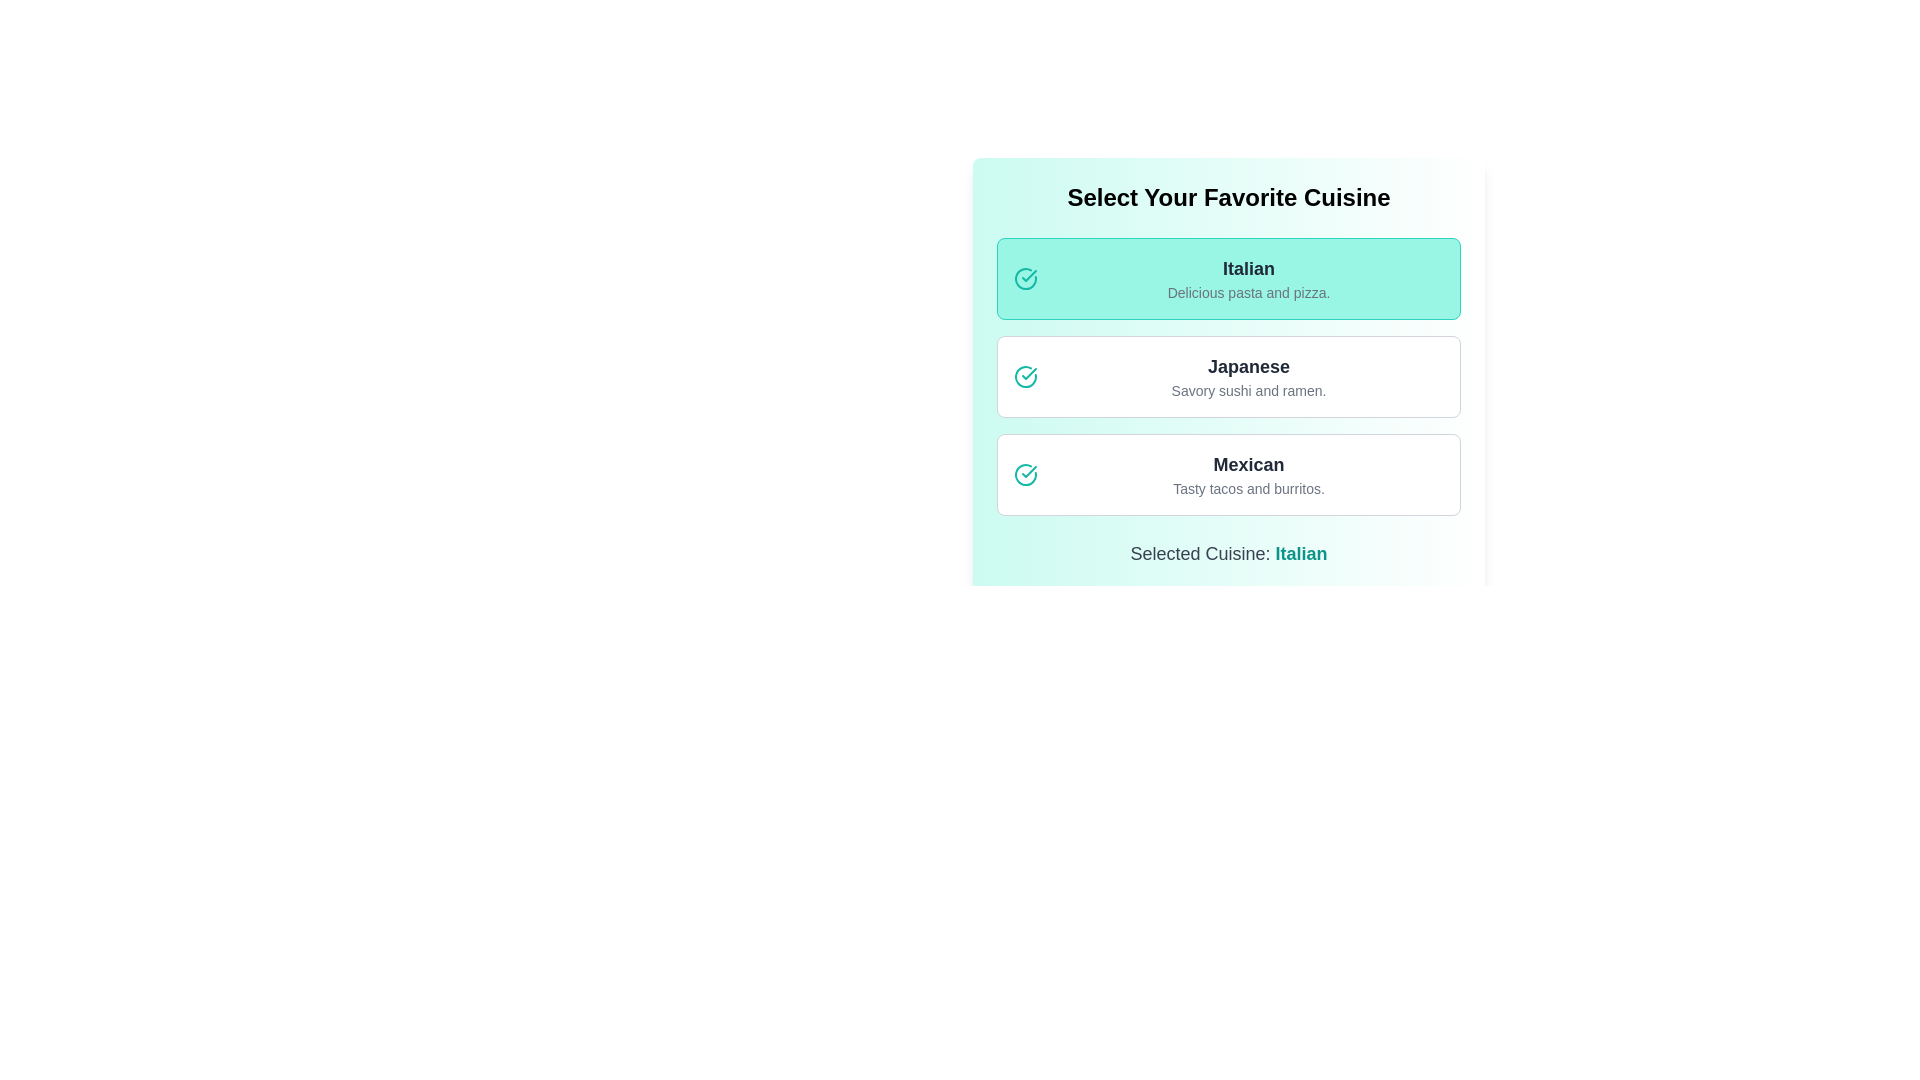 The image size is (1920, 1080). What do you see at coordinates (1026, 278) in the screenshot?
I see `the decorative and indicative icon representing the selection status of the first selectable option in the 'Select Your Favorite Cuisine' list` at bounding box center [1026, 278].